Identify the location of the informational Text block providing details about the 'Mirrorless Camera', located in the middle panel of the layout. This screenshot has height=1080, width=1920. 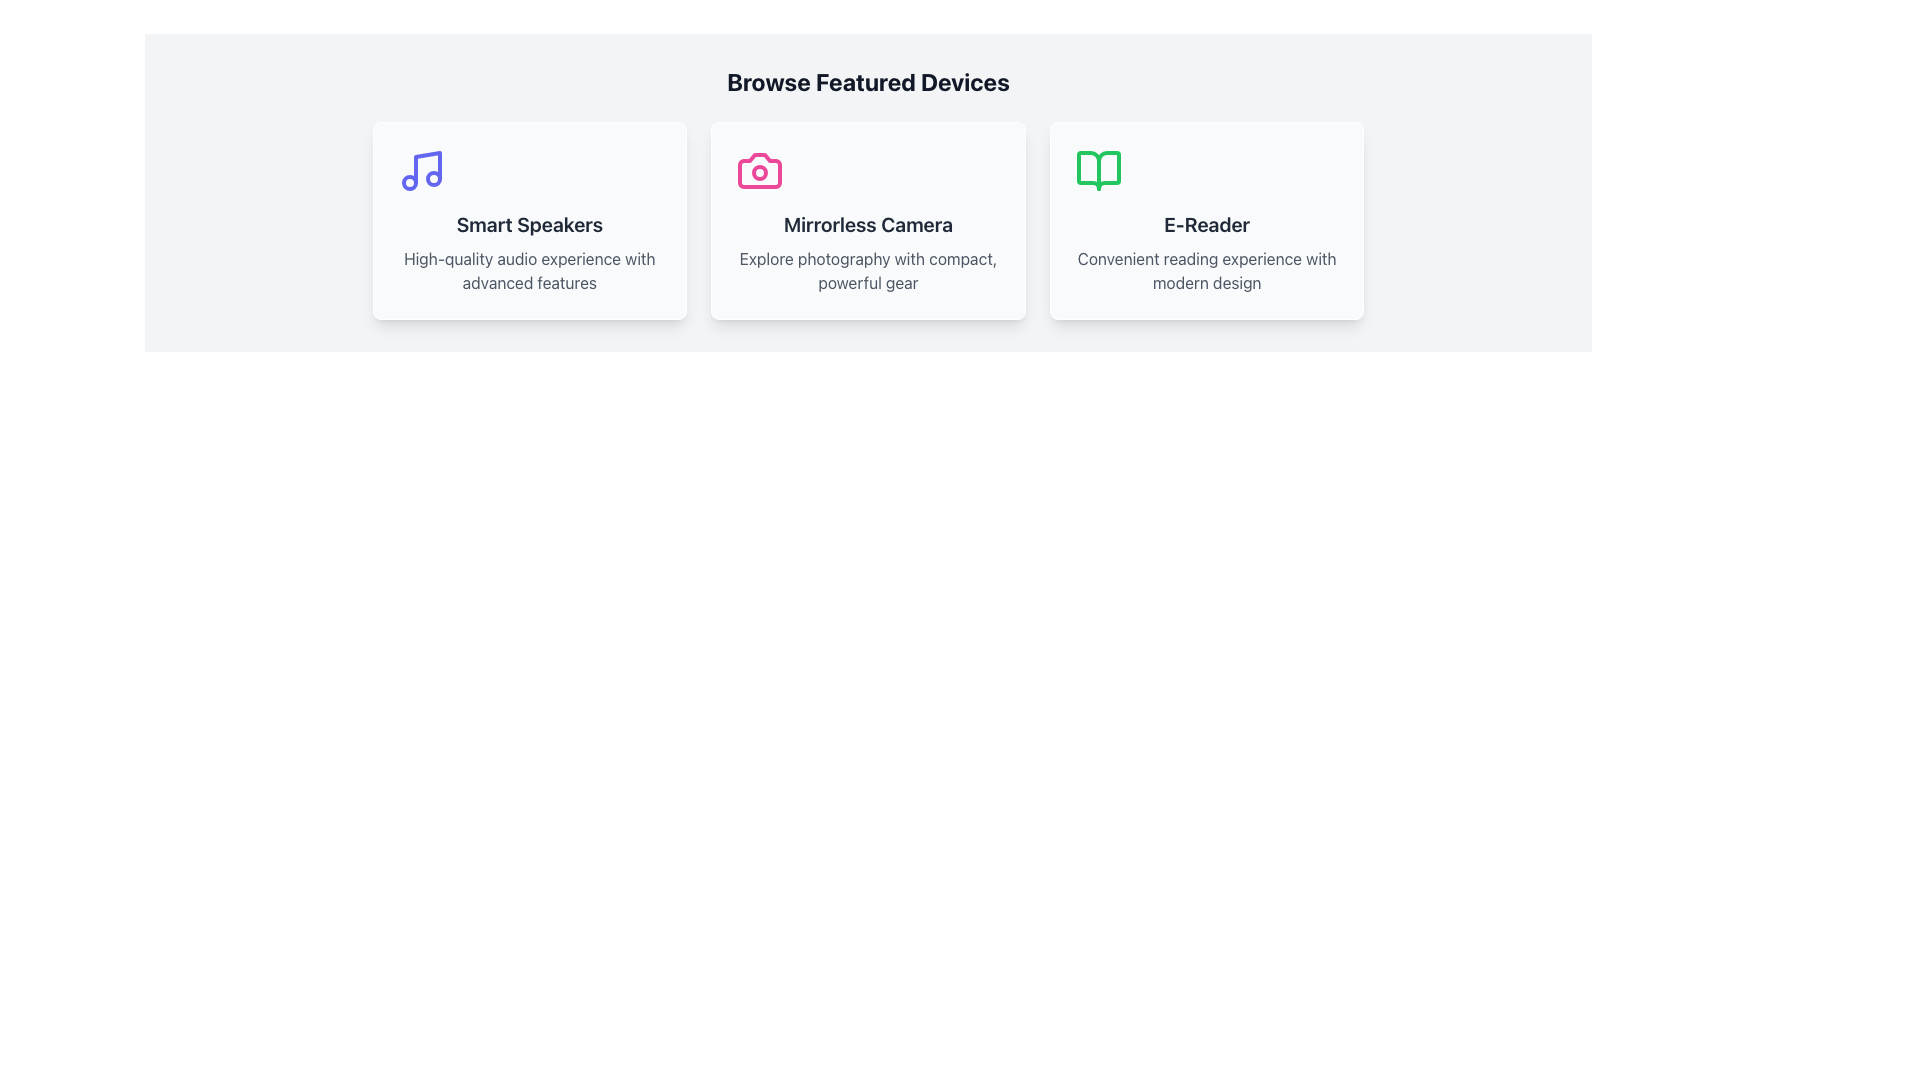
(868, 270).